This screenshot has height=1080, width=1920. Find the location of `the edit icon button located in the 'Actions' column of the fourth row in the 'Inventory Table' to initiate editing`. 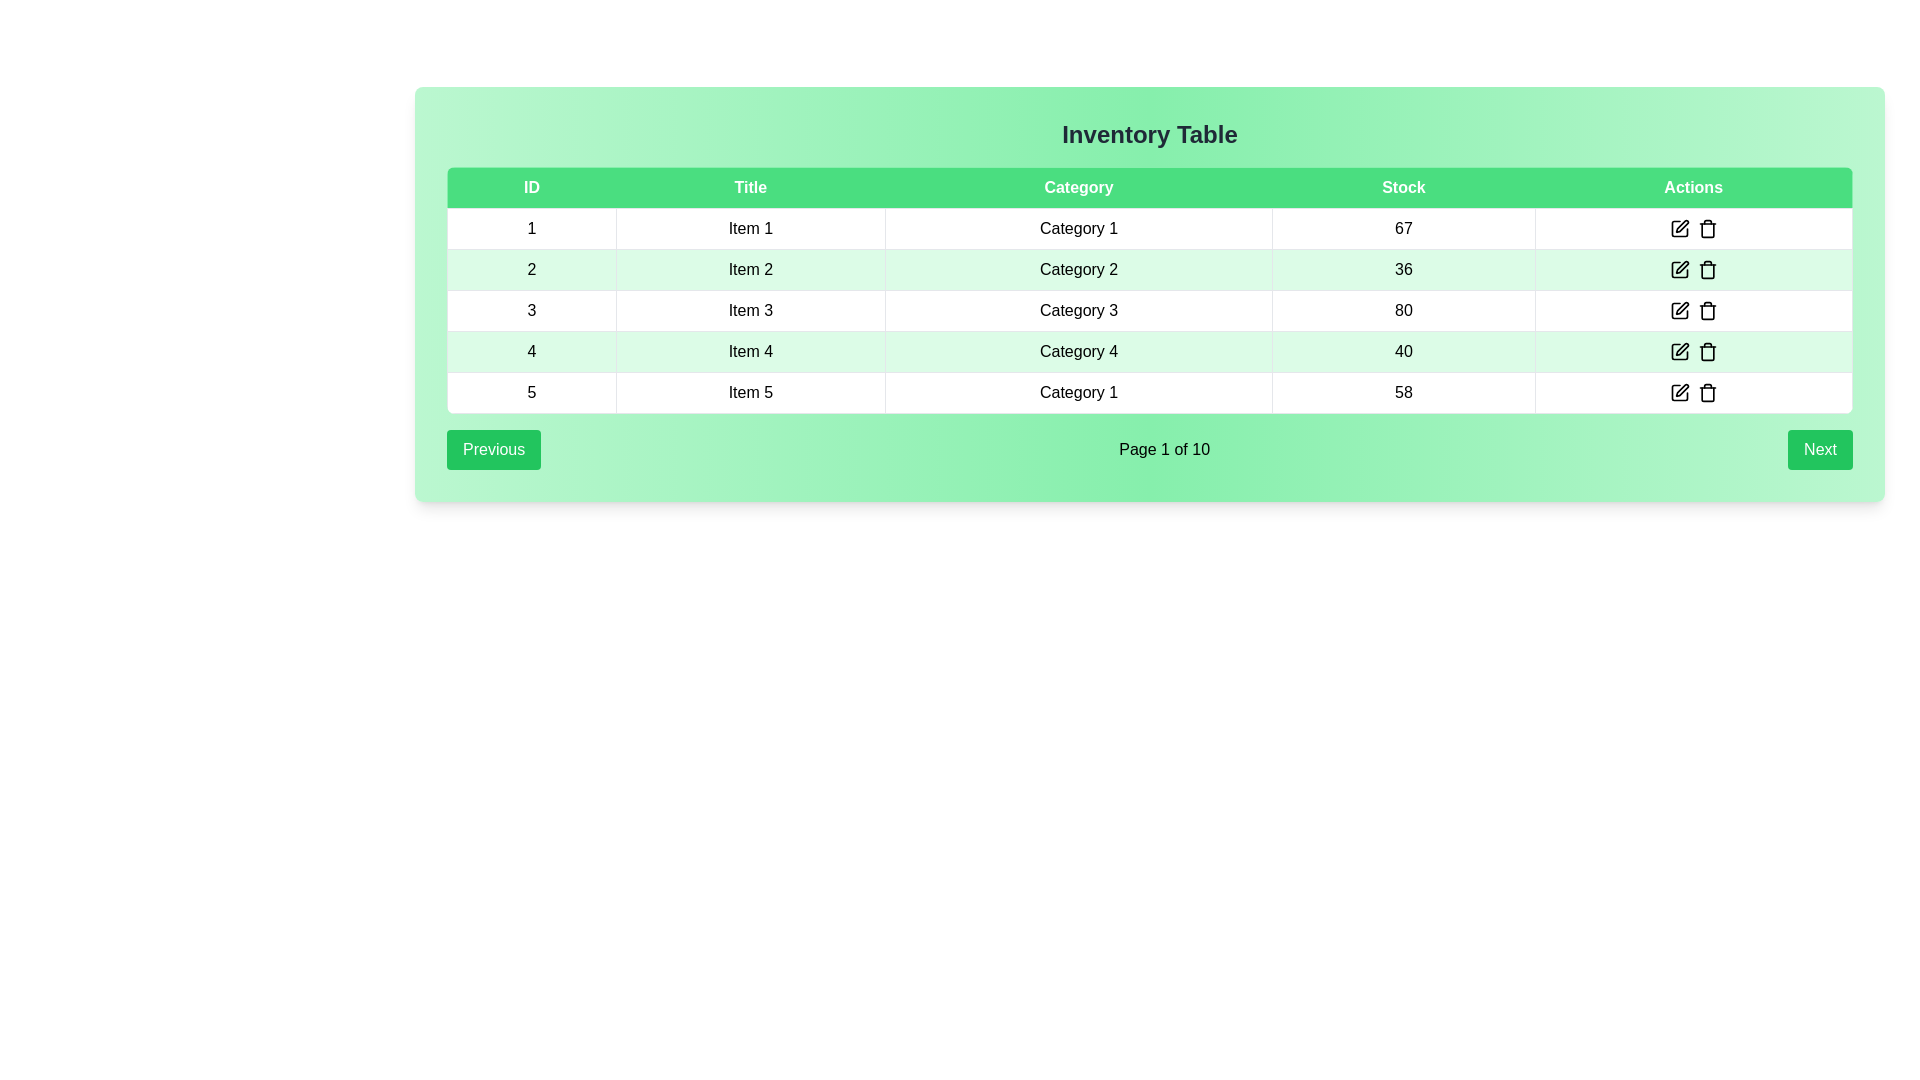

the edit icon button located in the 'Actions' column of the fourth row in the 'Inventory Table' to initiate editing is located at coordinates (1681, 348).